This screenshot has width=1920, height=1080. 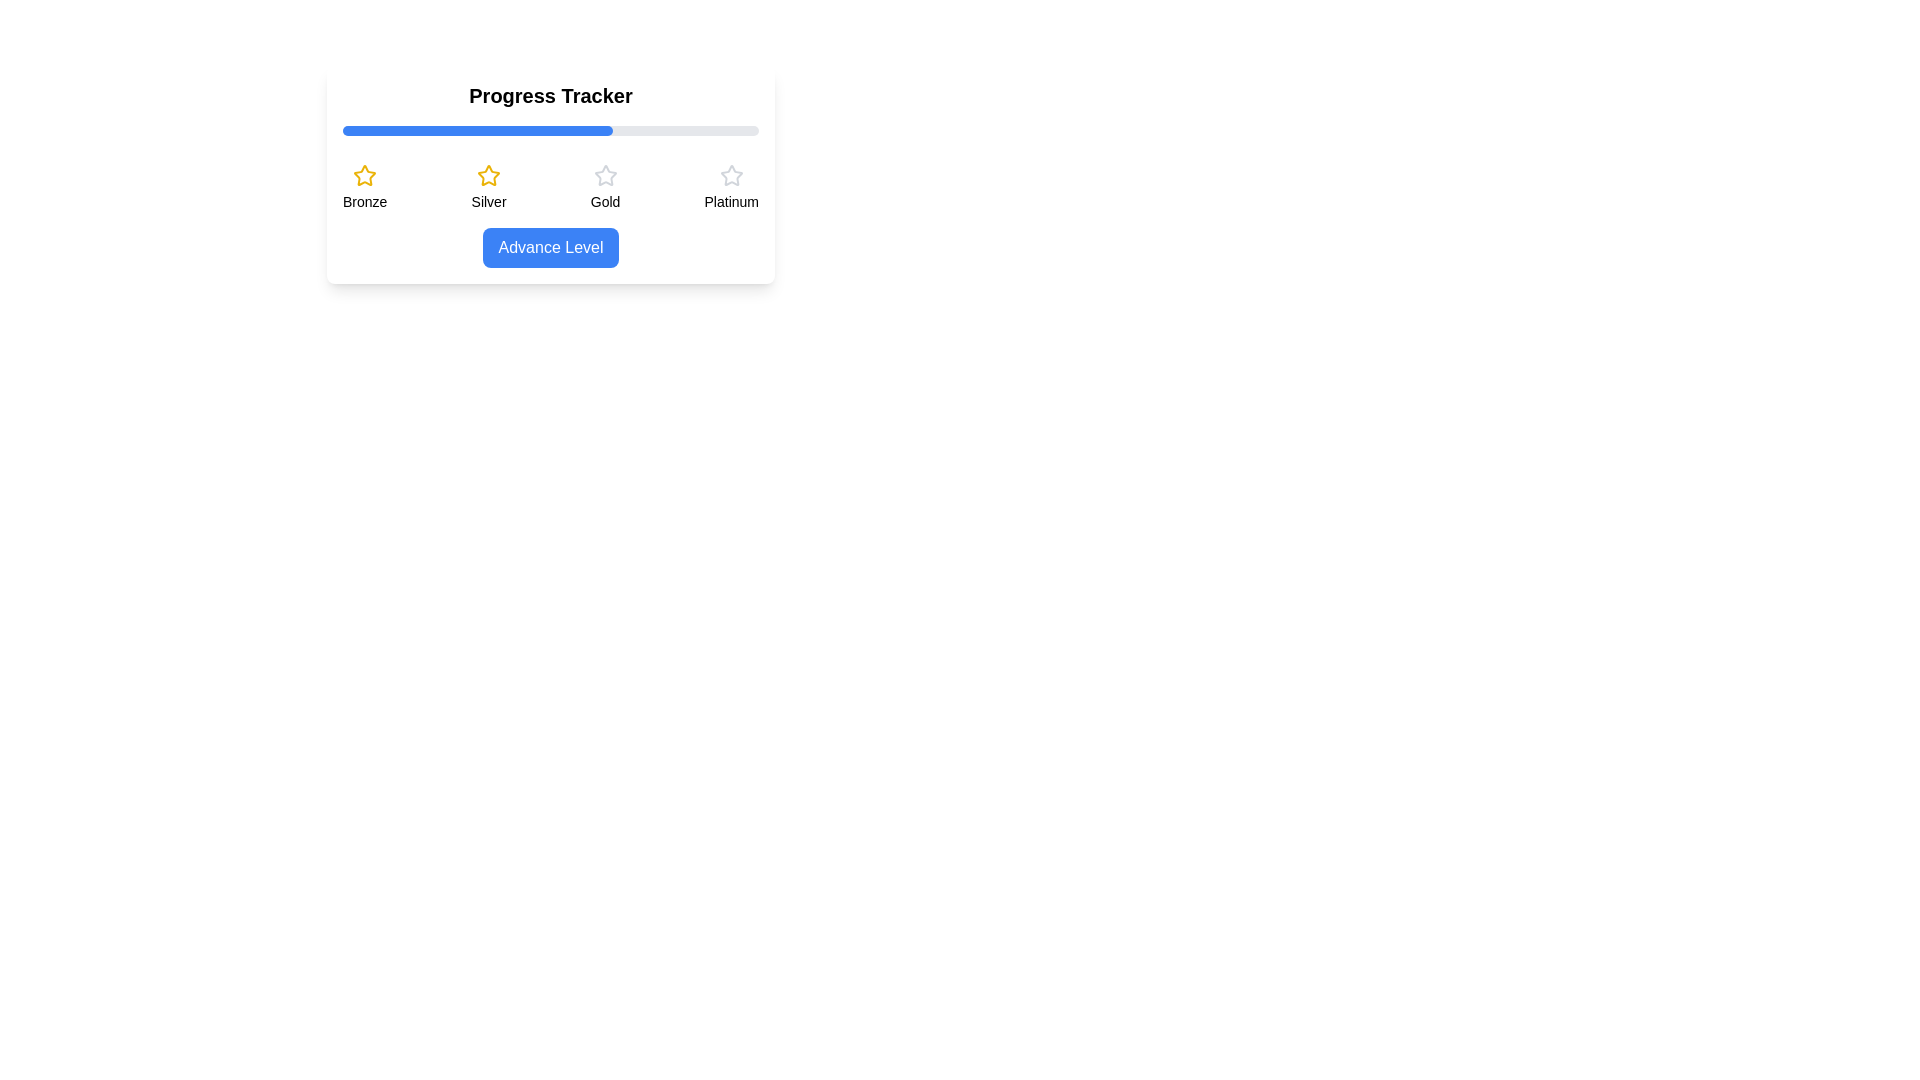 I want to click on text label that displays 'Silver,' which is positioned below a yellow star icon in the ranking area, so click(x=489, y=201).